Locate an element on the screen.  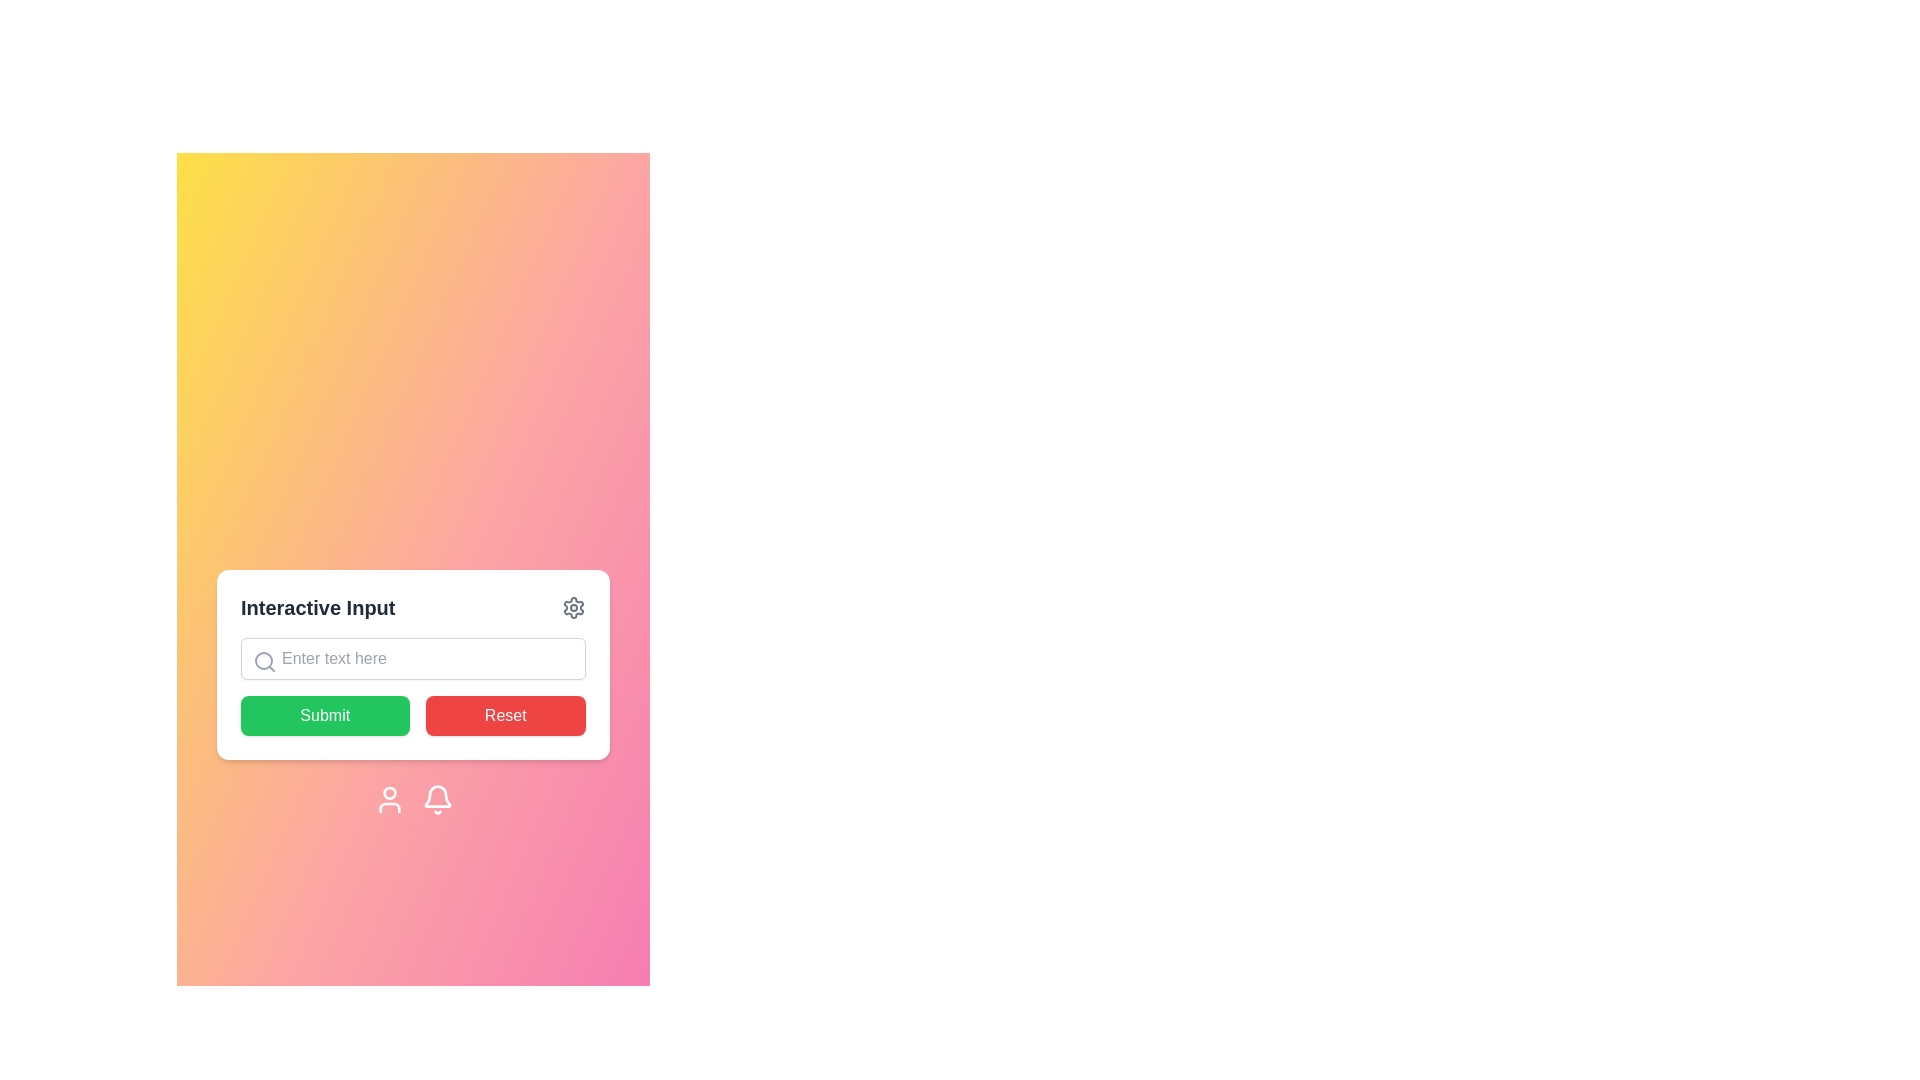
the rectangular red 'Reset' button with white text is located at coordinates (505, 715).